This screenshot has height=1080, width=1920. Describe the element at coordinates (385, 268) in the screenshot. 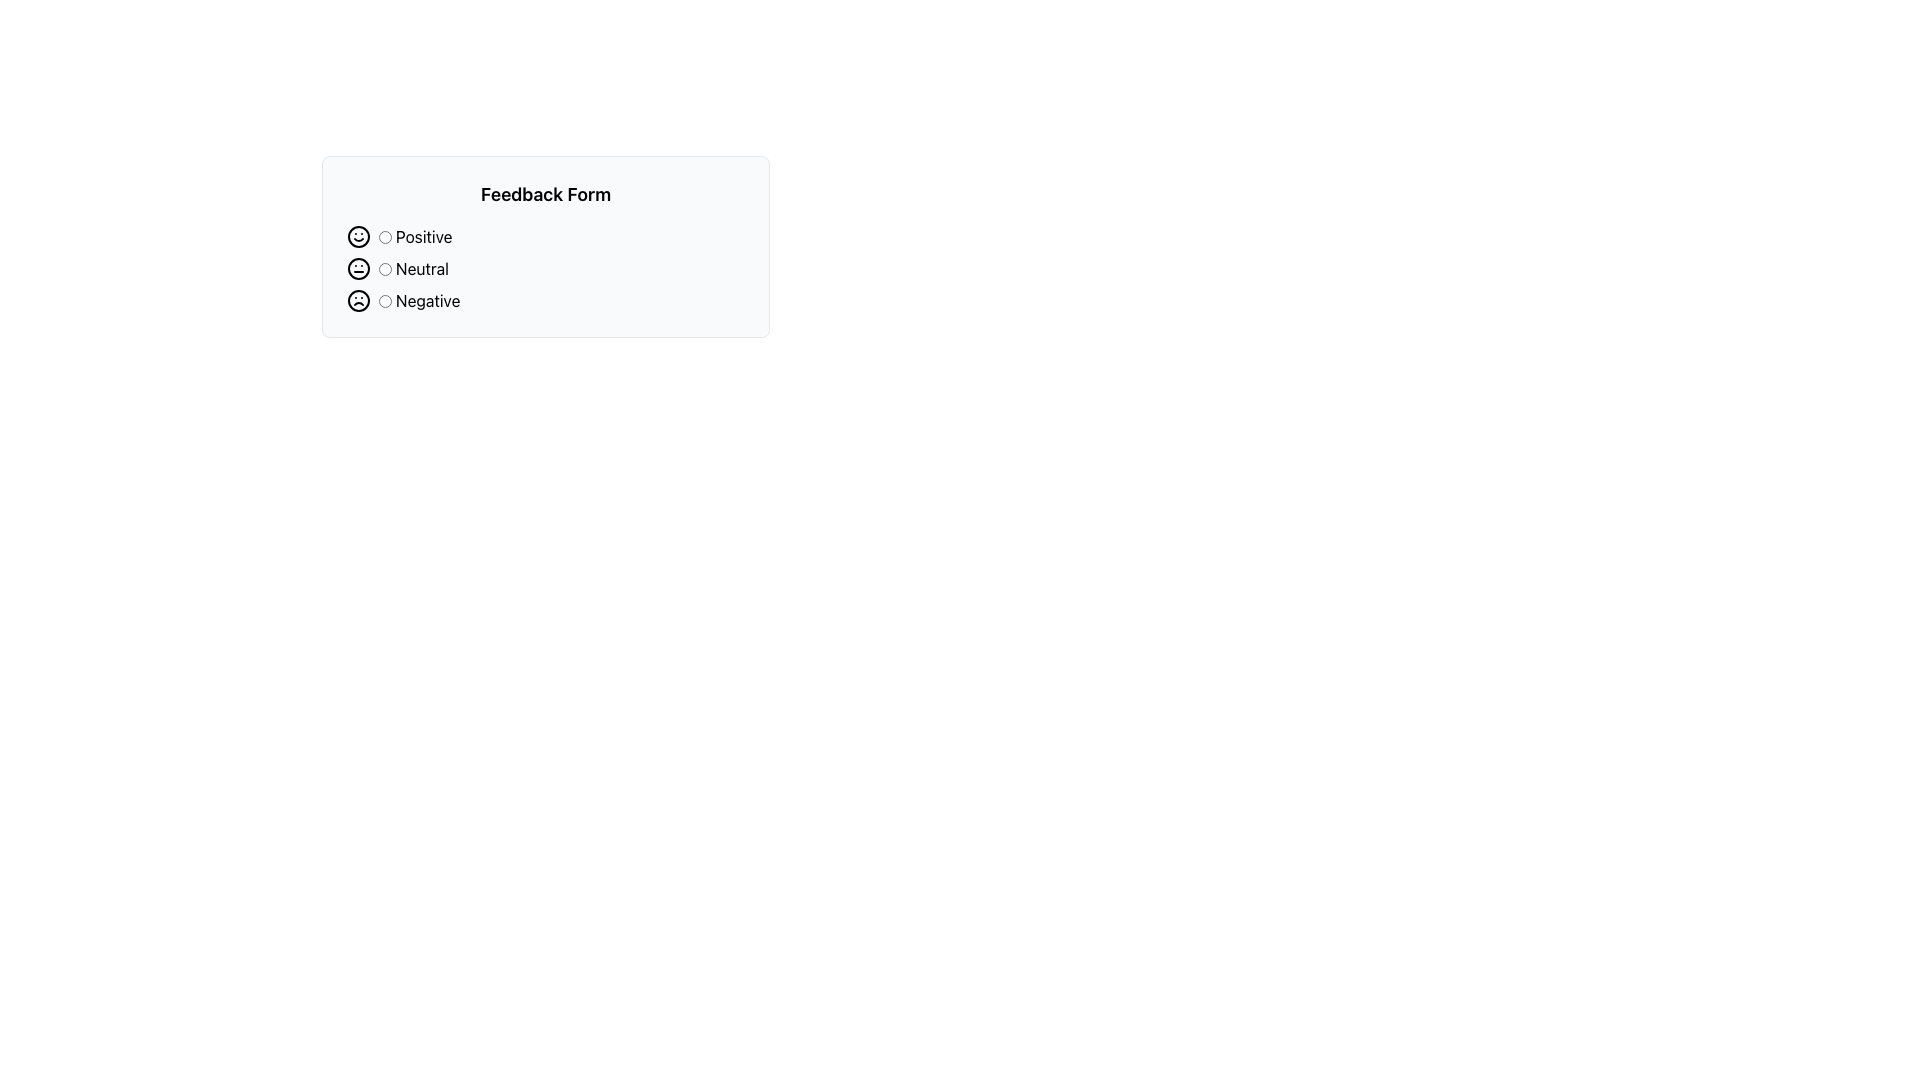

I see `the 'Neutral' radio button` at that location.